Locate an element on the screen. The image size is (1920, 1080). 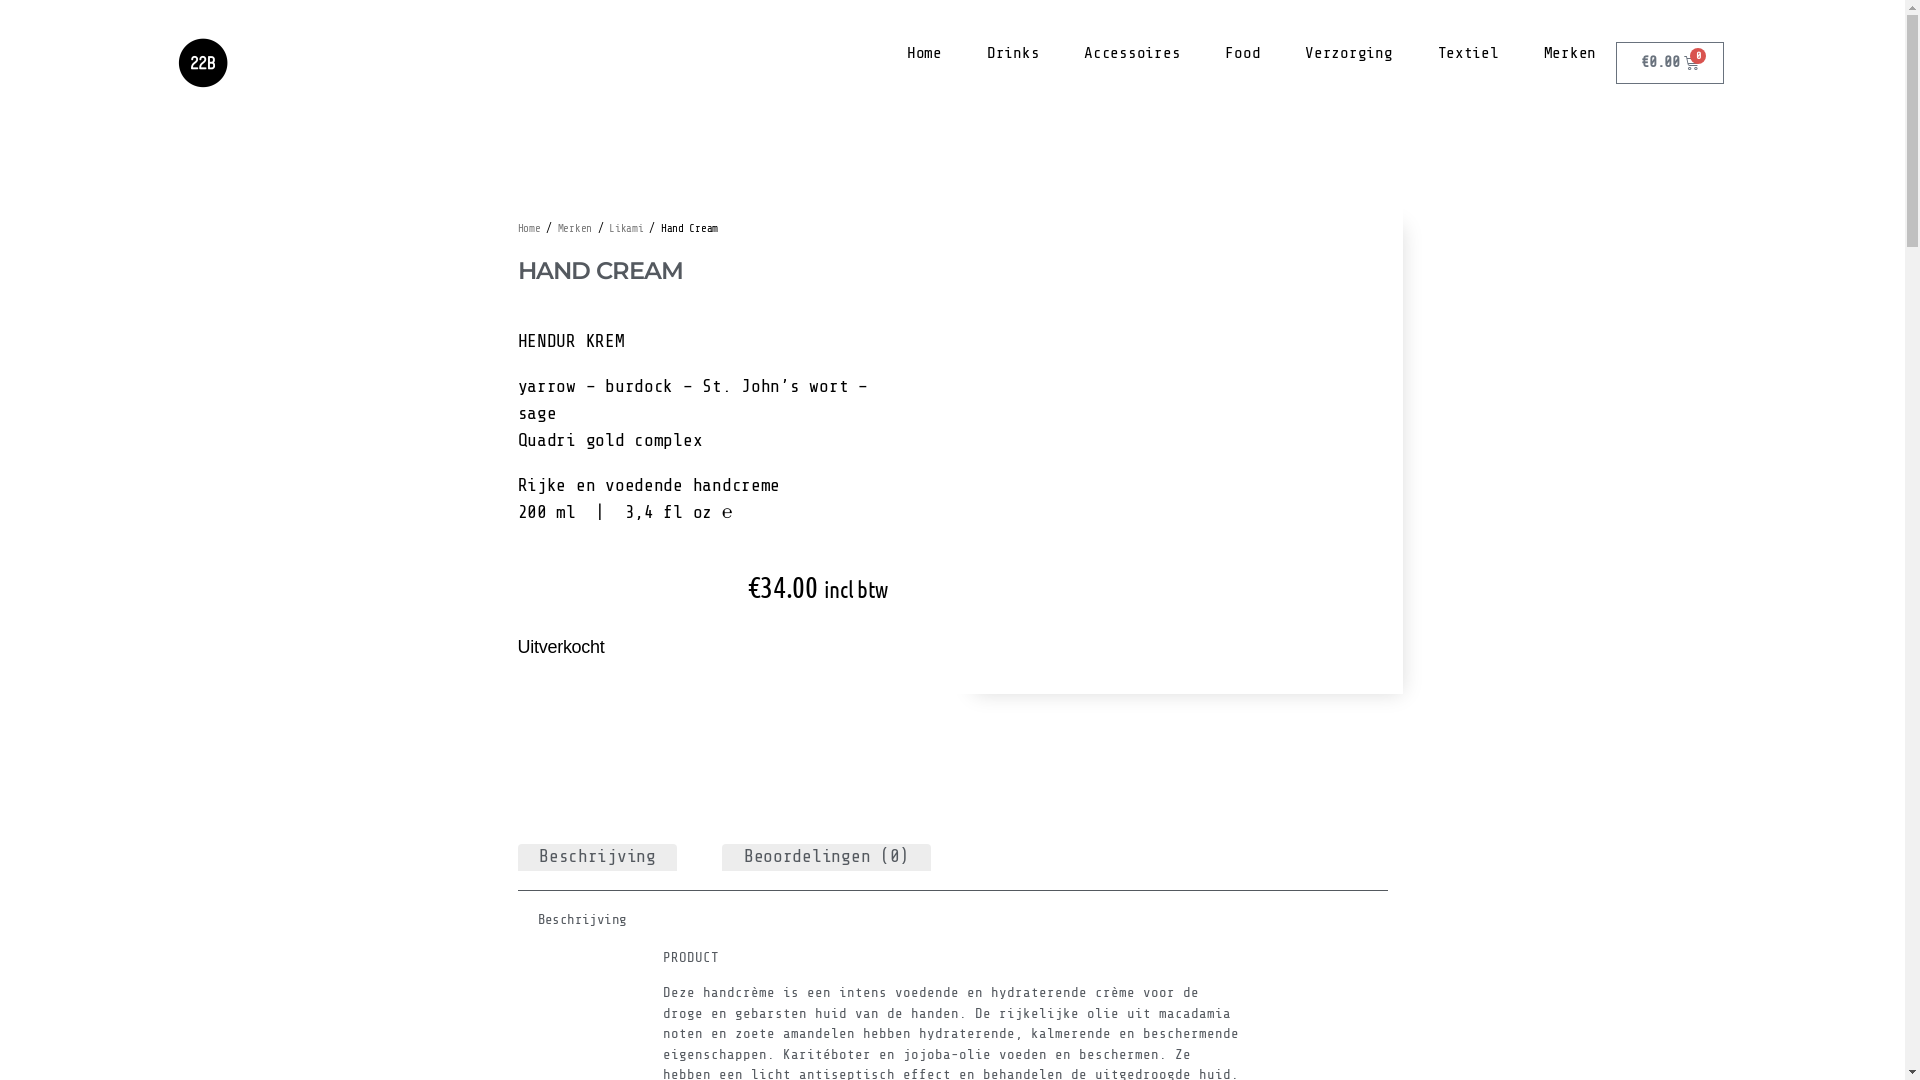
'Beschrijving' is located at coordinates (597, 855).